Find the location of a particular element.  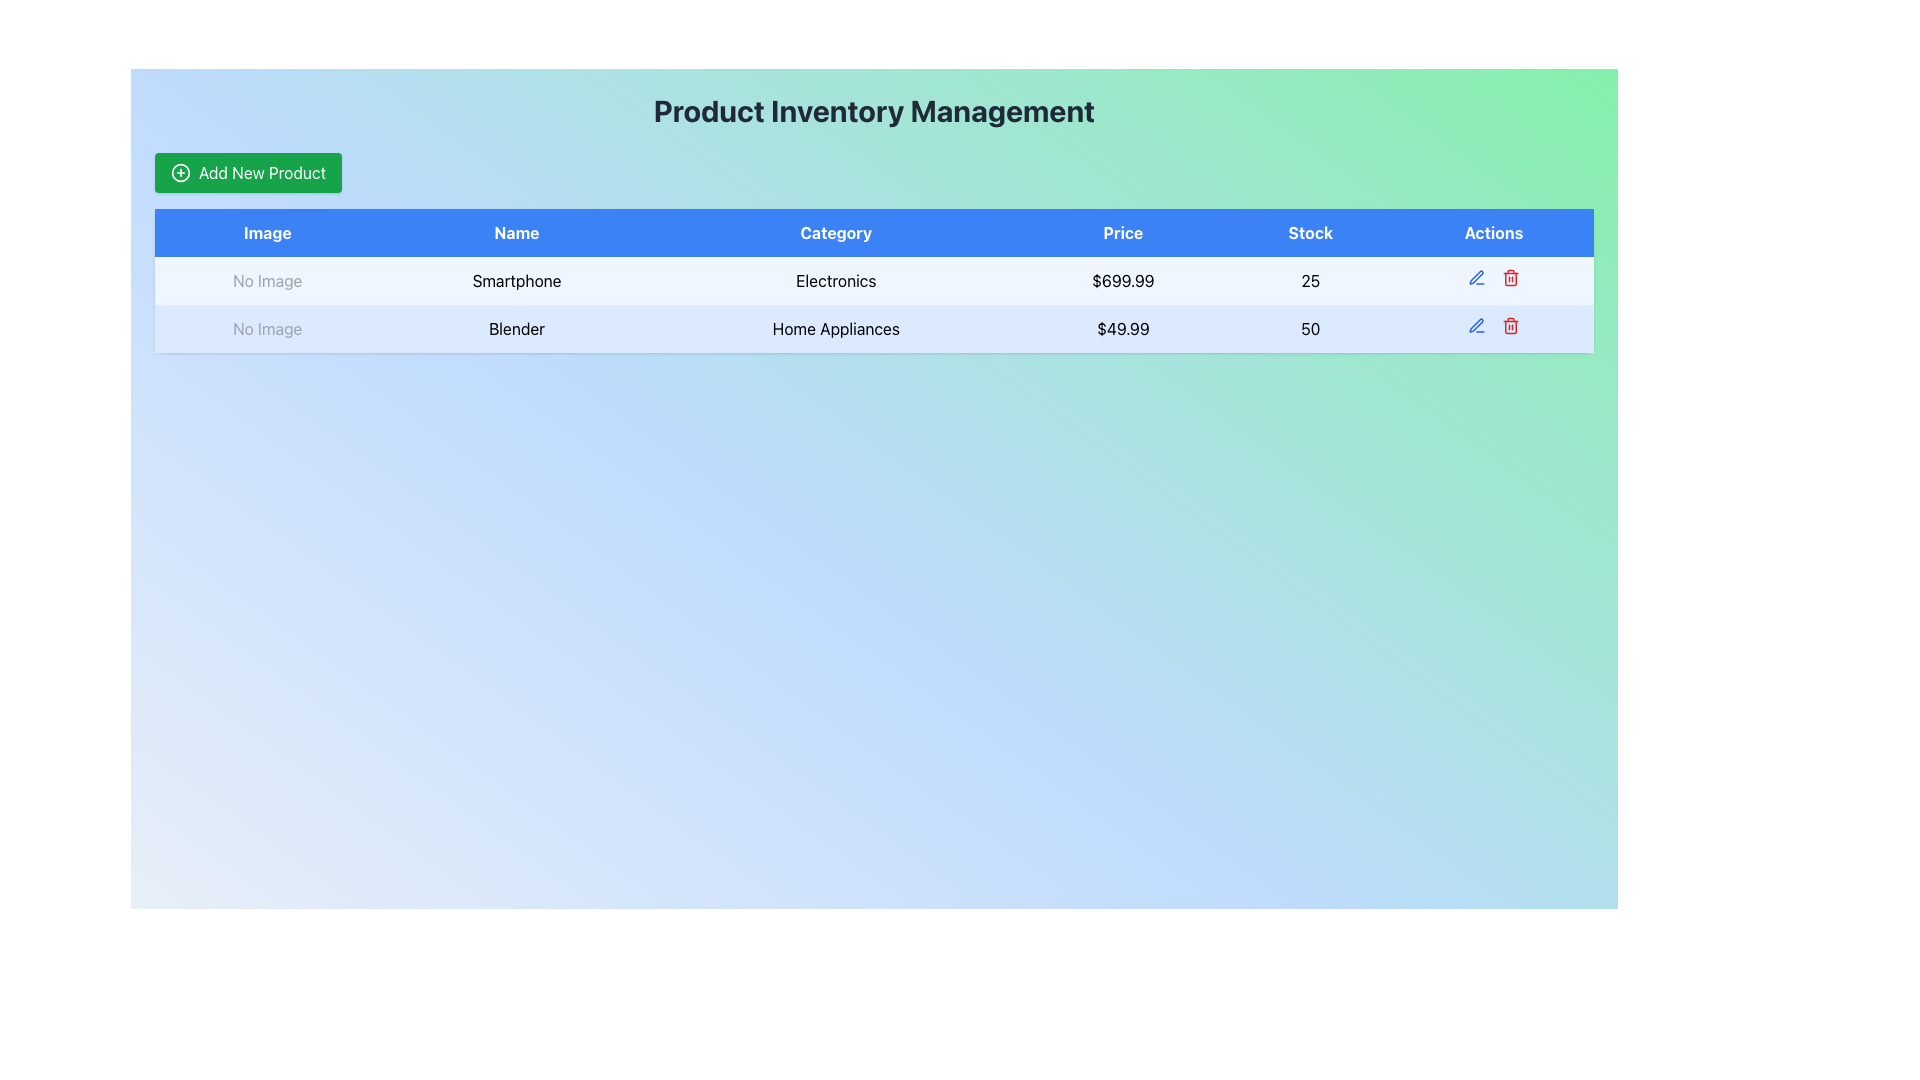

the circular graphical component of the 'Add New Product' button, which is positioned near the top-left corner of the interface is located at coordinates (181, 172).